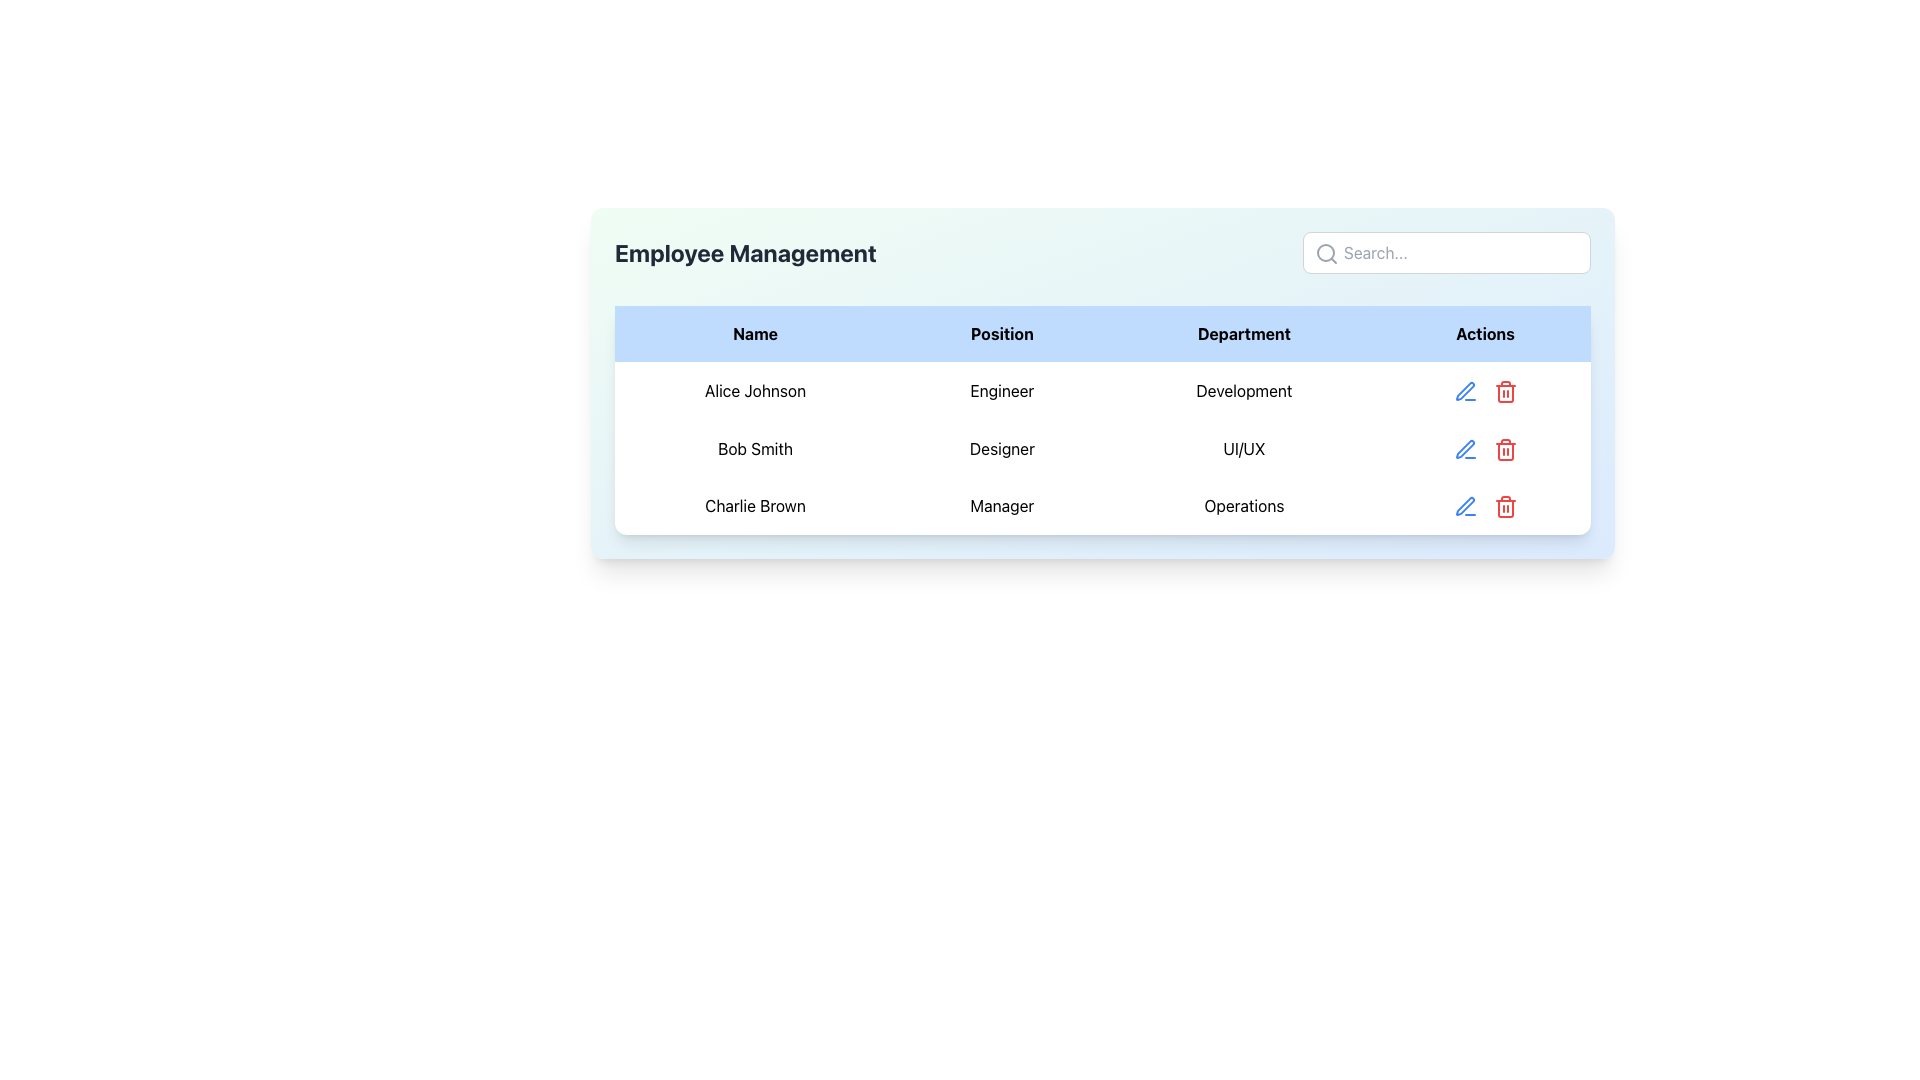 The width and height of the screenshot is (1920, 1080). What do you see at coordinates (1243, 390) in the screenshot?
I see `the 'Development' text label located in the 'Department' column of the 'Employee Management' table, which is aligned with the row of 'Alice Johnson'` at bounding box center [1243, 390].